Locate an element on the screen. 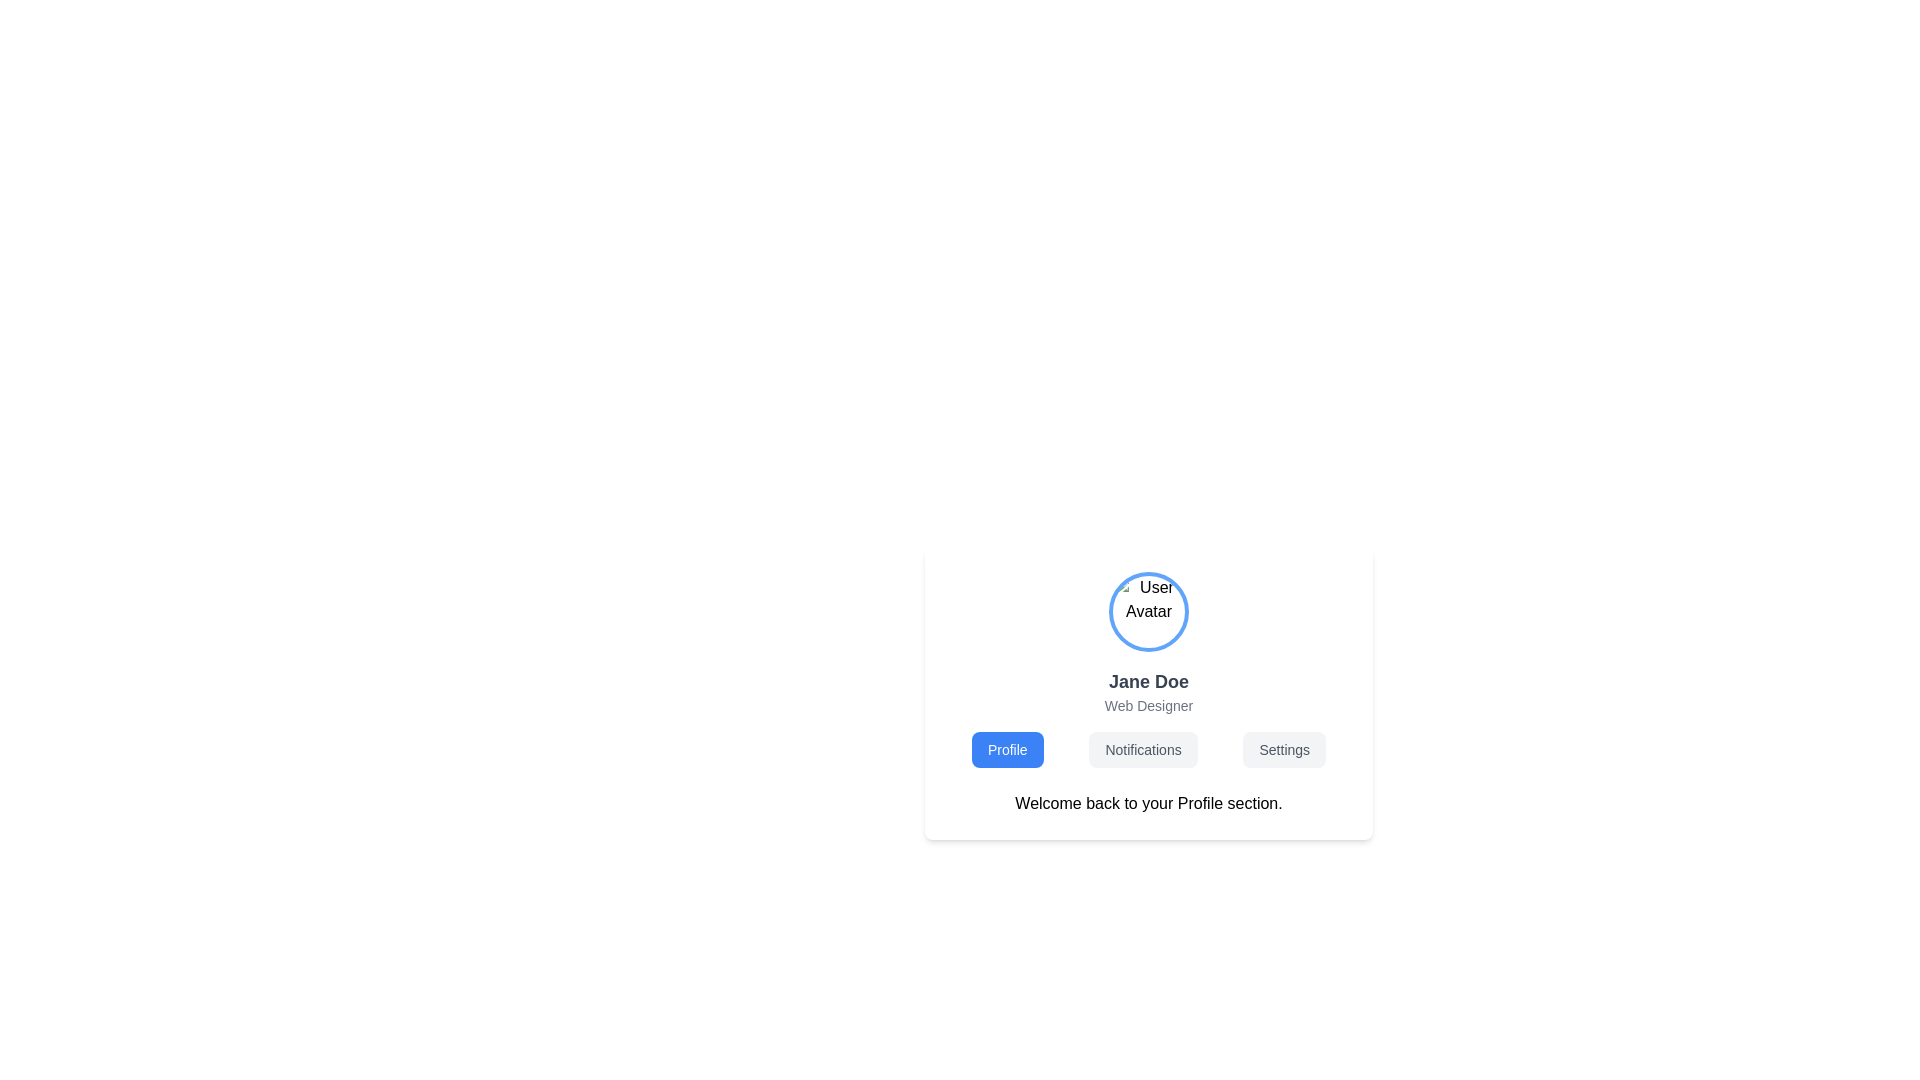 This screenshot has width=1920, height=1080. the leftmost button in the row of three buttons (Profile, Notifications, and Settings) is located at coordinates (1007, 749).